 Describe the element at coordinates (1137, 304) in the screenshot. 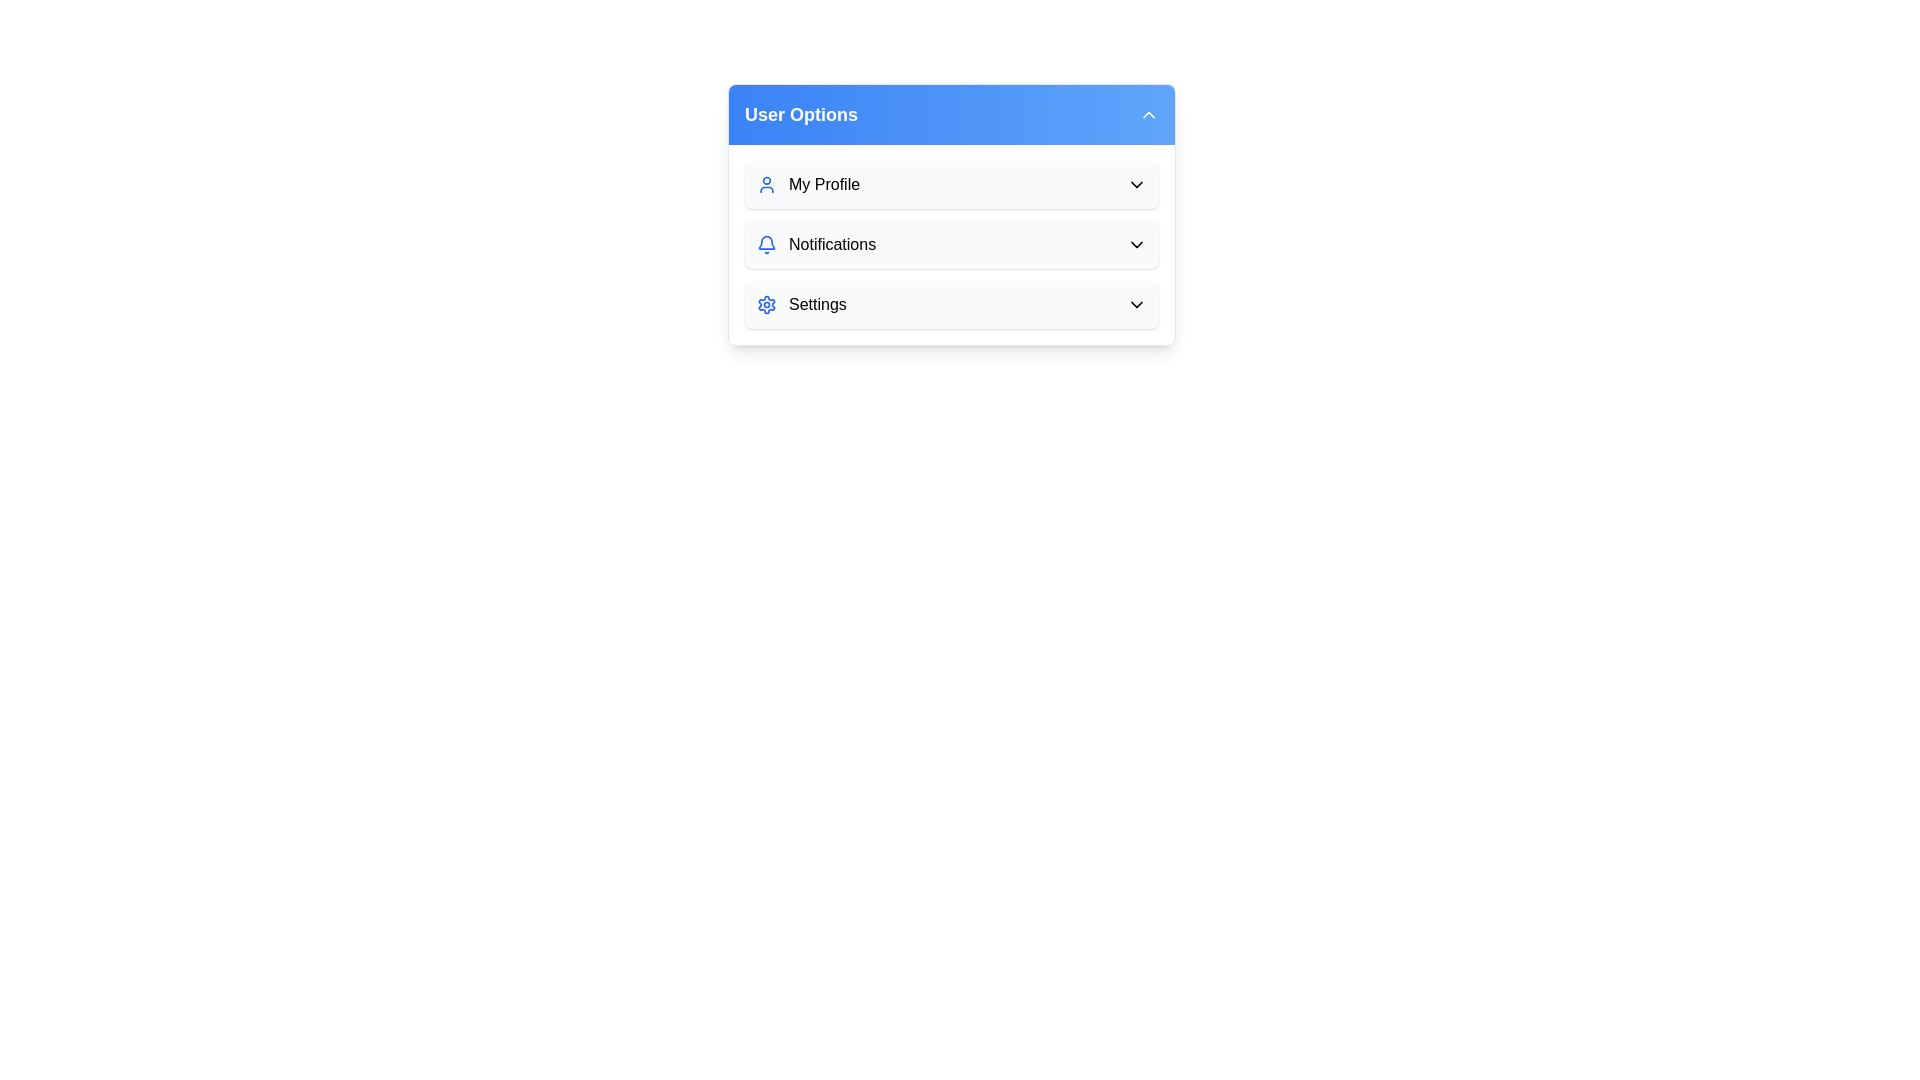

I see `the small downward-pointing chevron icon with a thin outline located at the rightmost end of the 'Settings' row in the dropdown under 'User Options'` at that location.